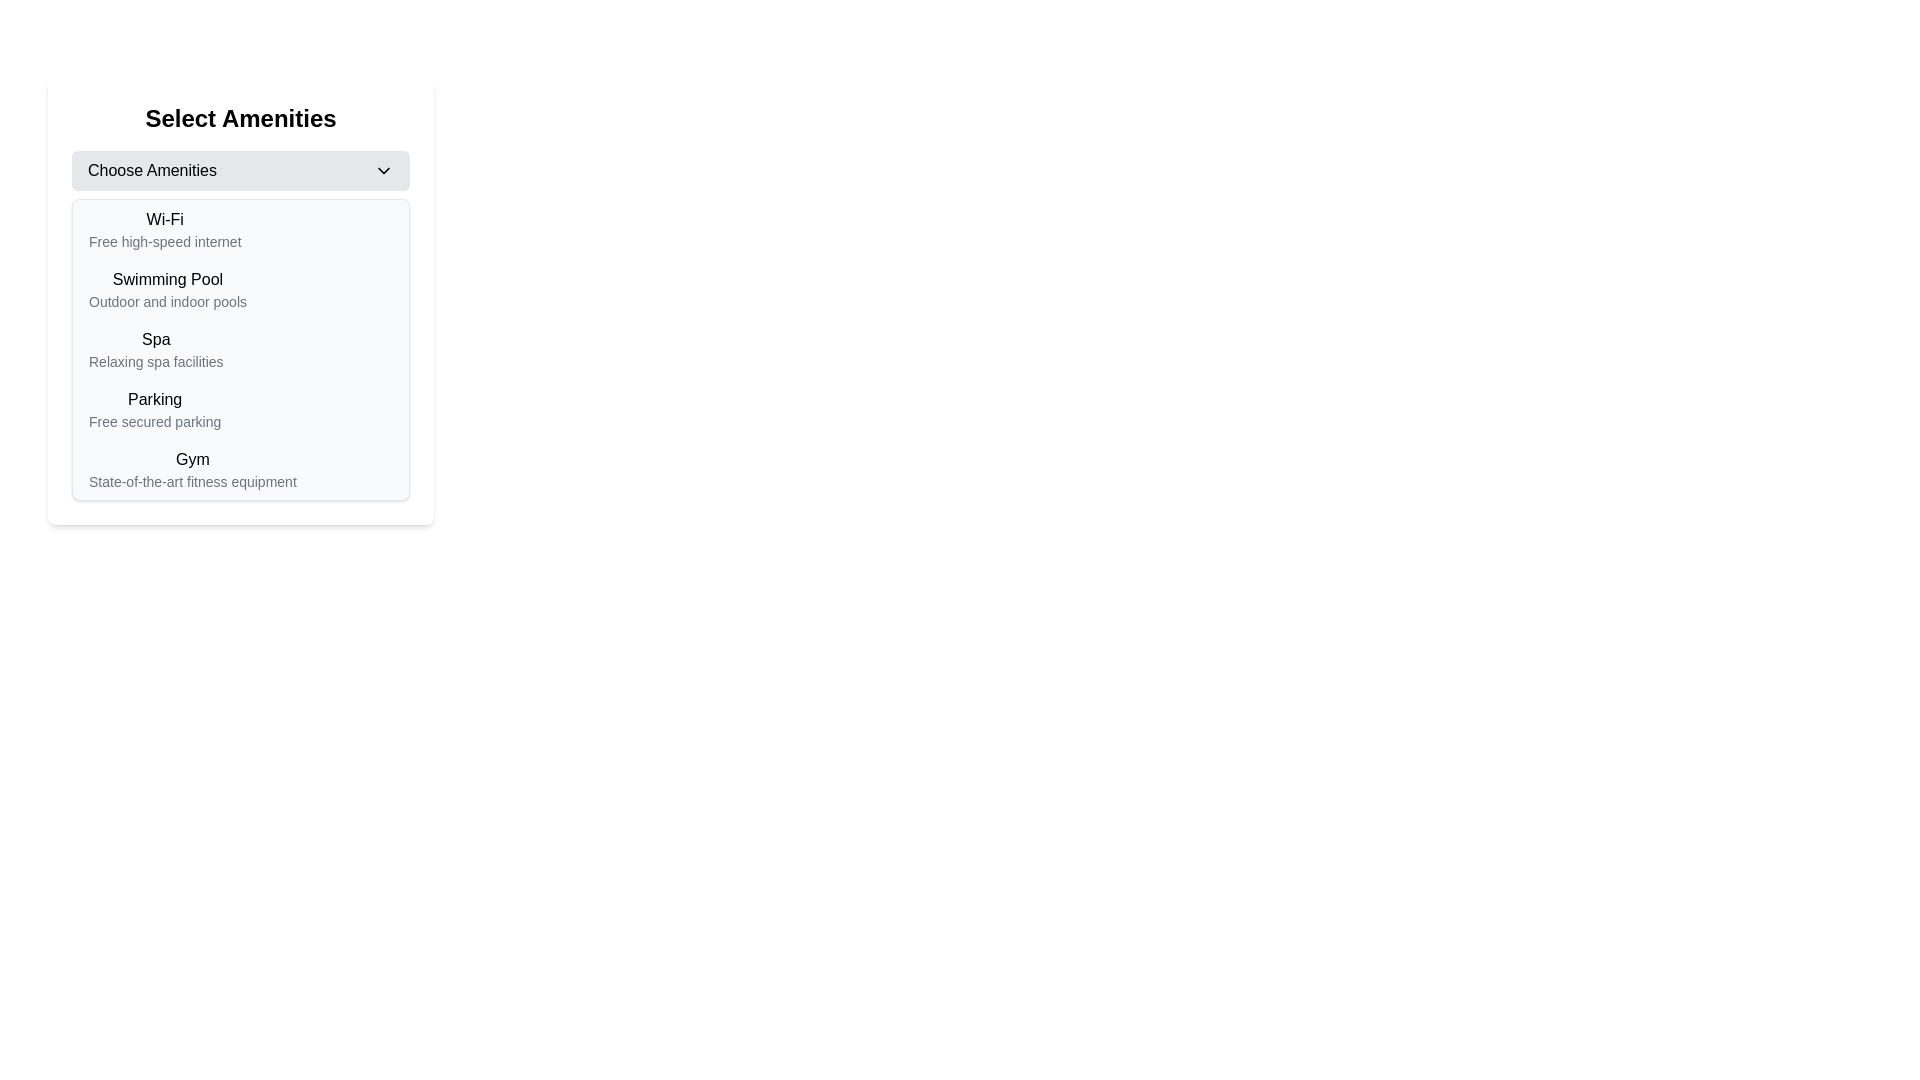 This screenshot has height=1080, width=1920. Describe the element at coordinates (168, 289) in the screenshot. I see `the 'Swimming Pool' text block in the 'Select Amenities' section` at that location.